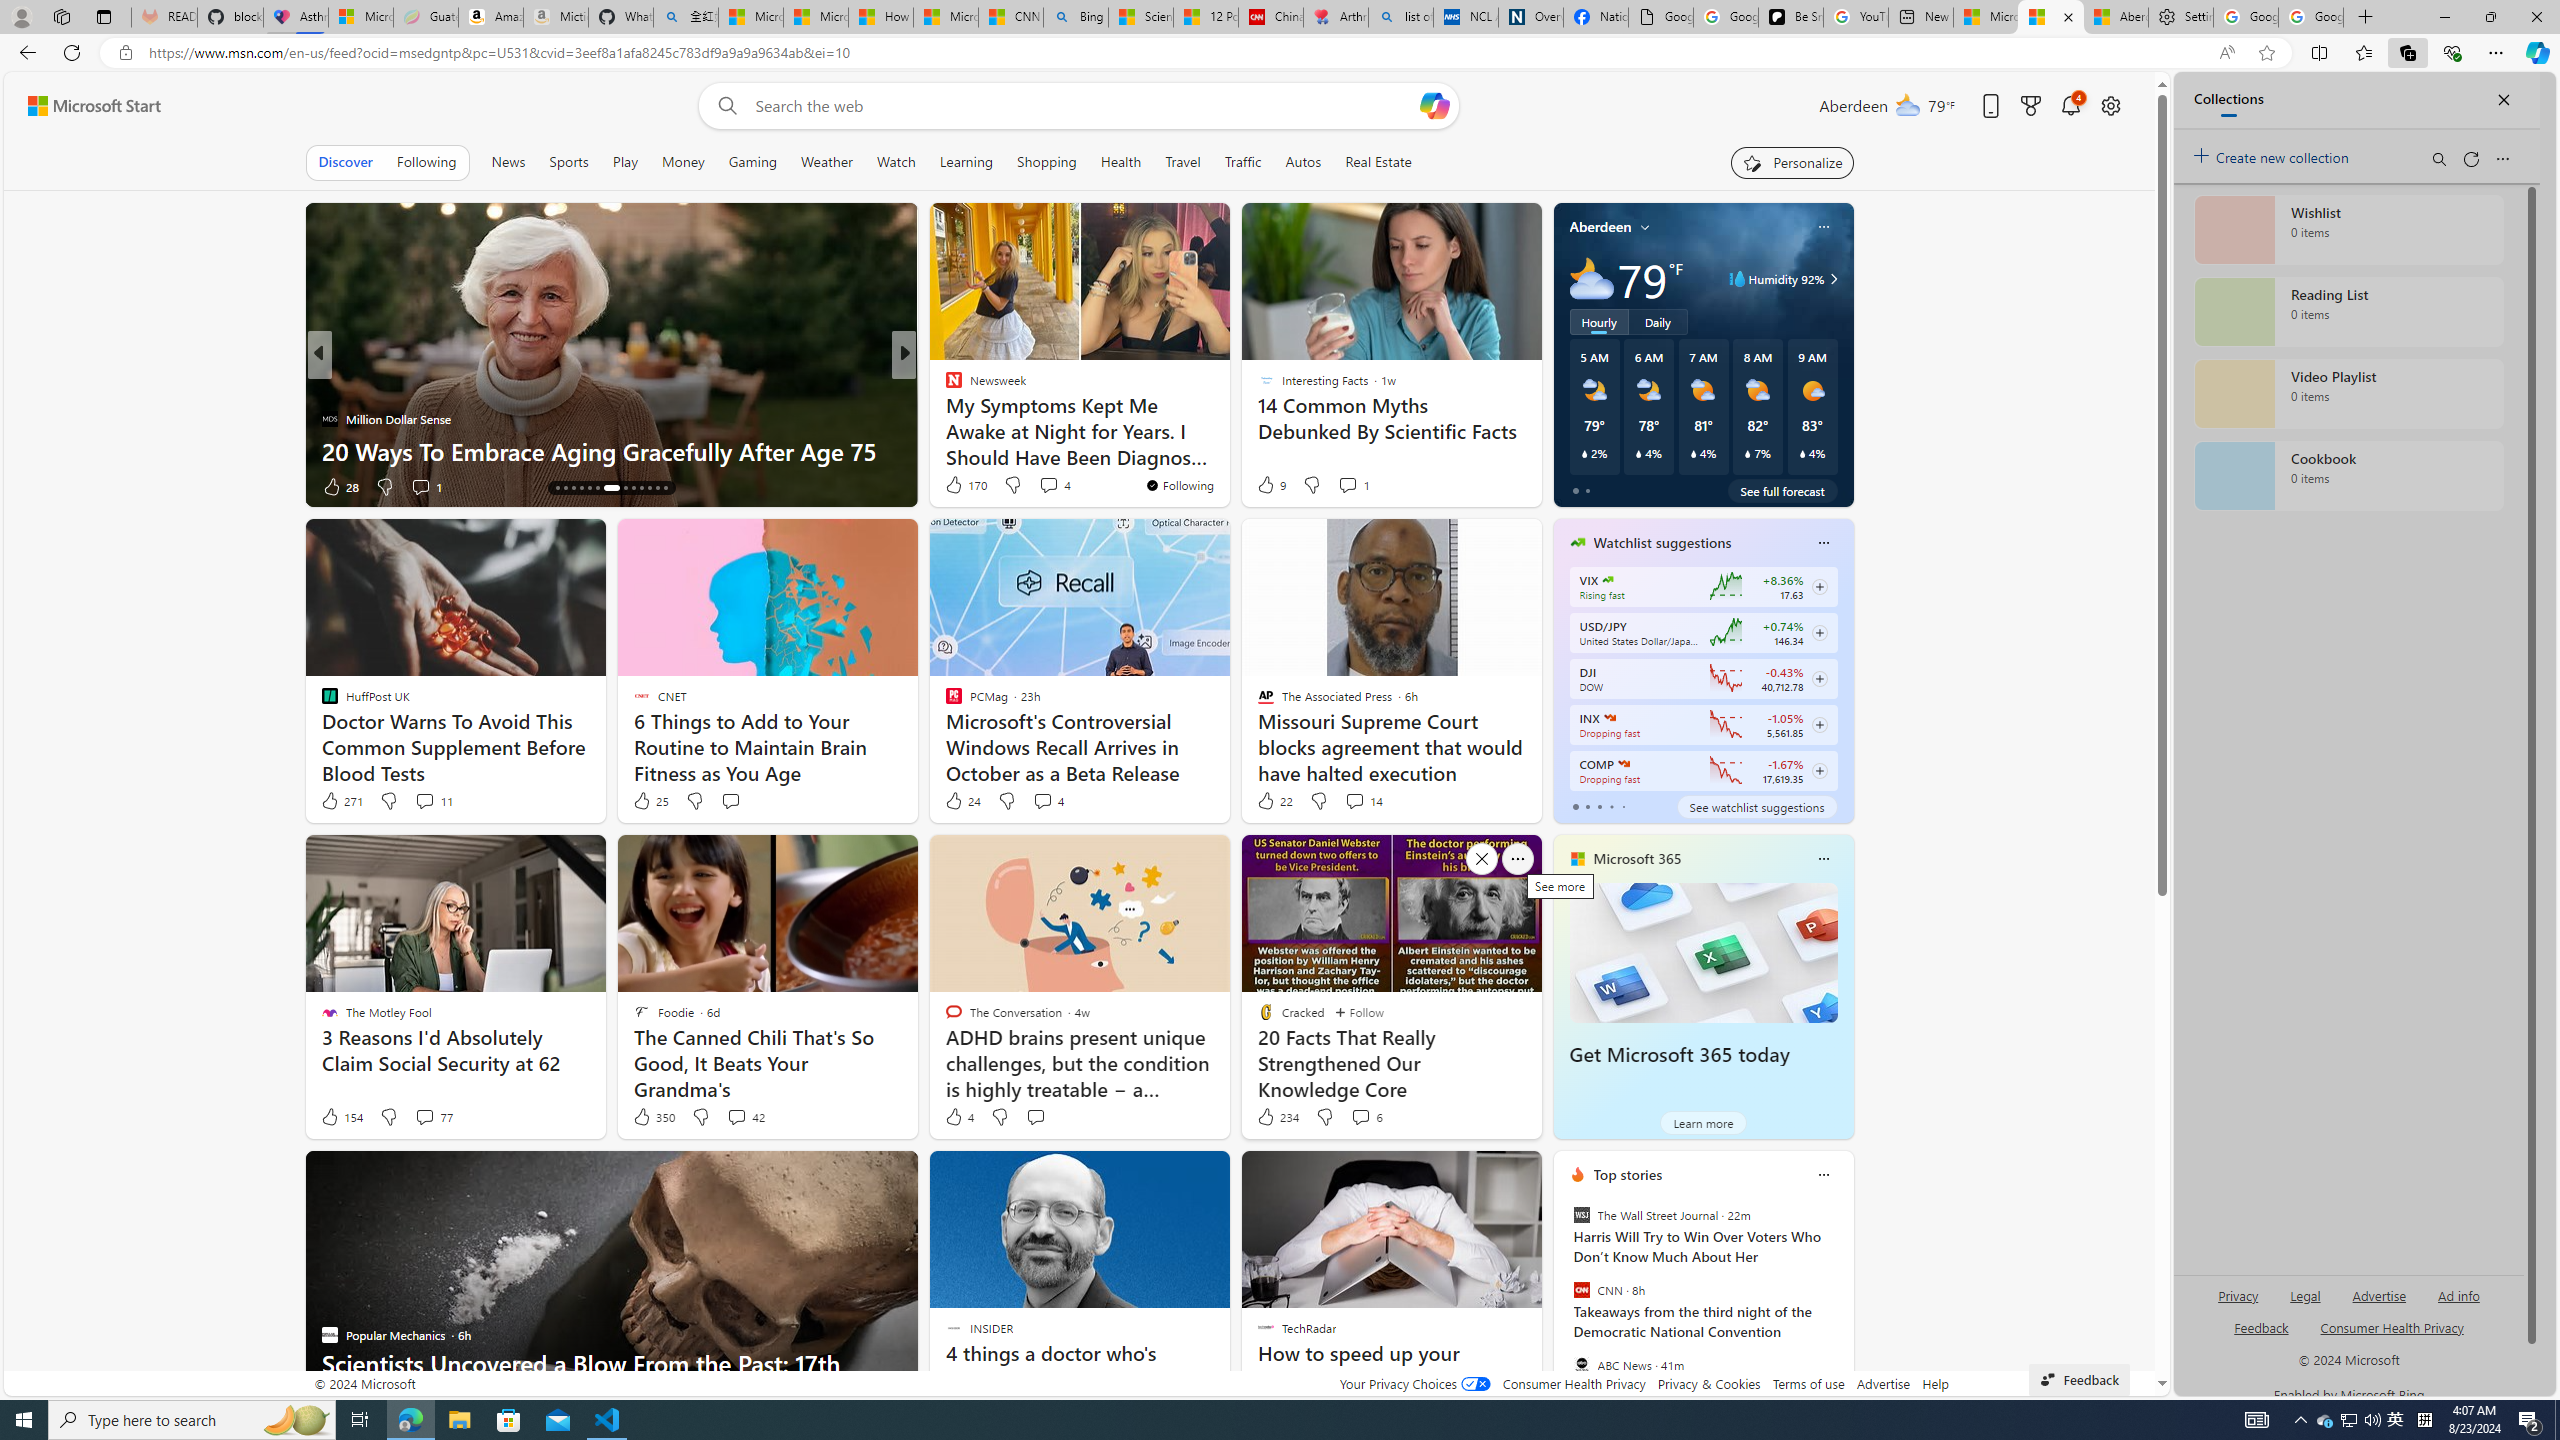 The height and width of the screenshot is (1440, 2560). I want to click on '25 Like', so click(648, 800).